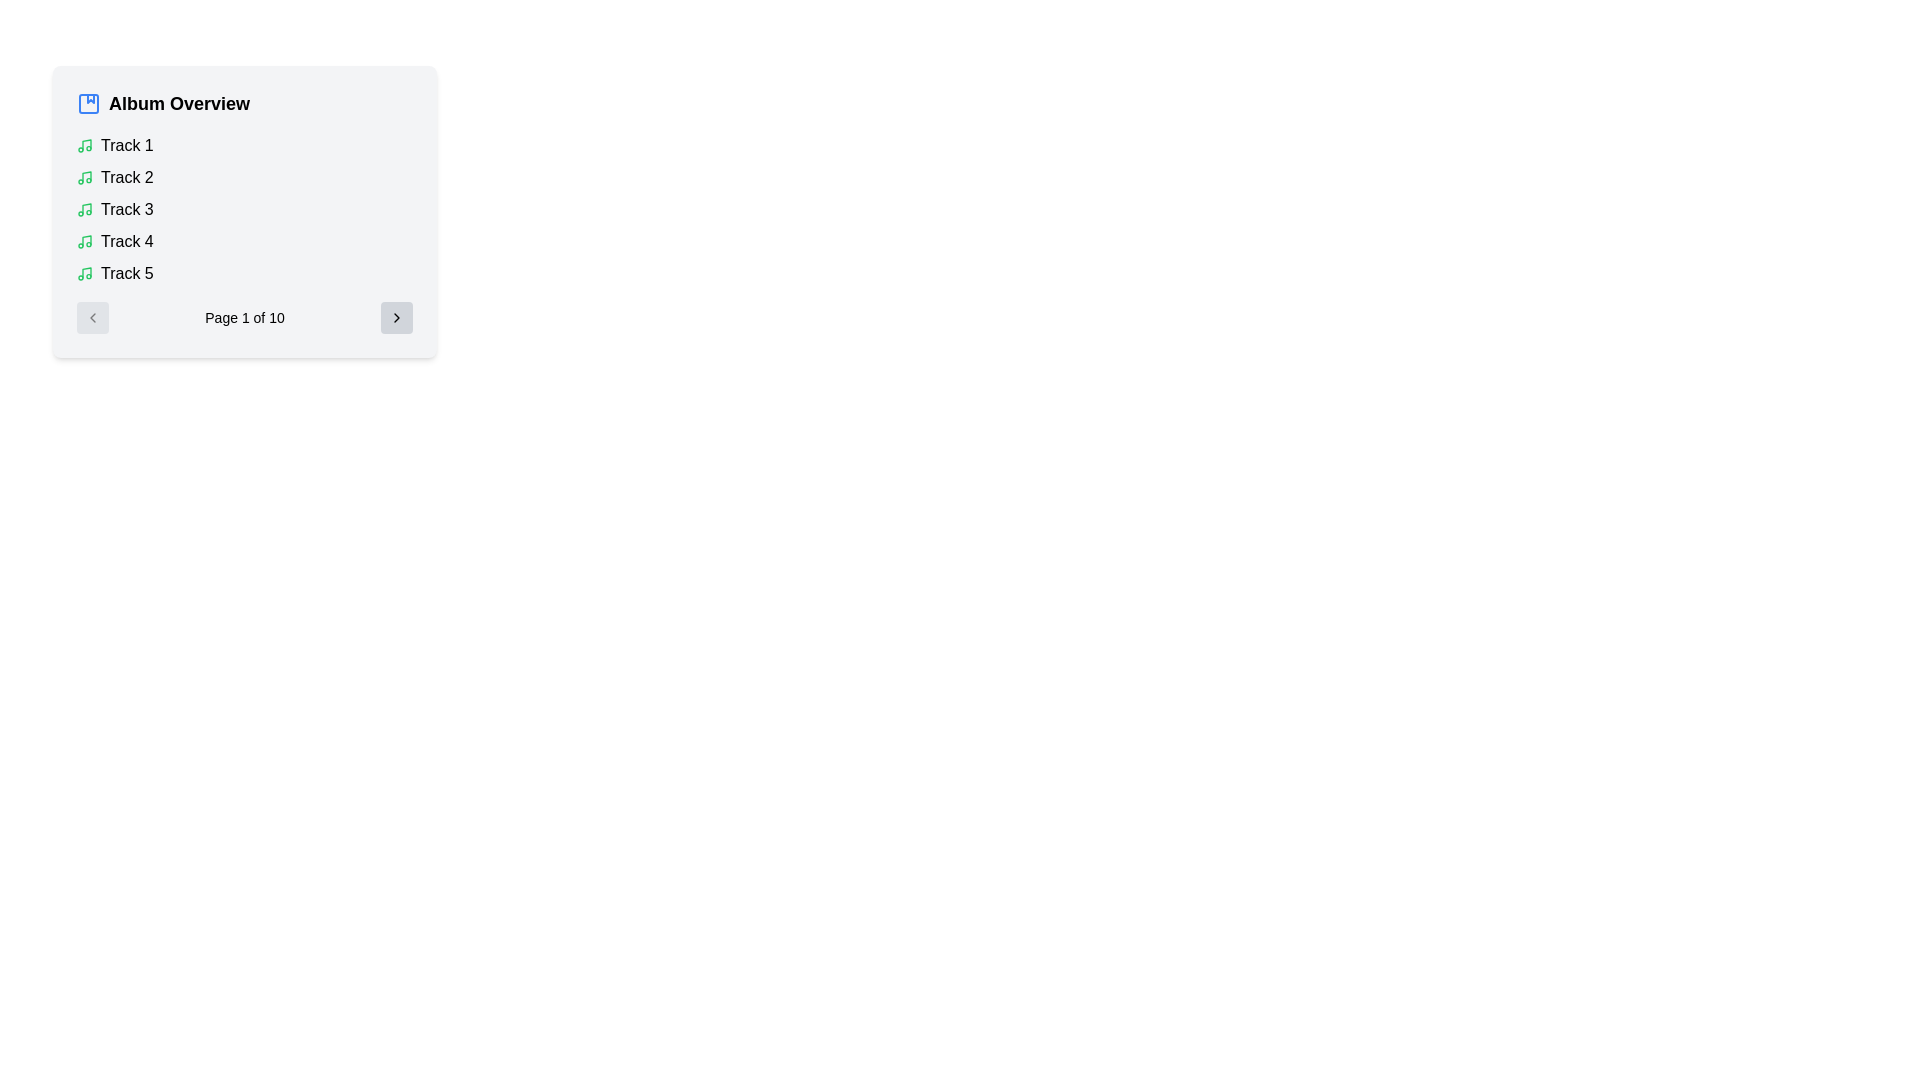  Describe the element at coordinates (88, 104) in the screenshot. I see `the Decorative icon component (SVG shape) that serves as an emblem for the 'Album Overview' section, positioned to the left of the text 'Album Overview'` at that location.